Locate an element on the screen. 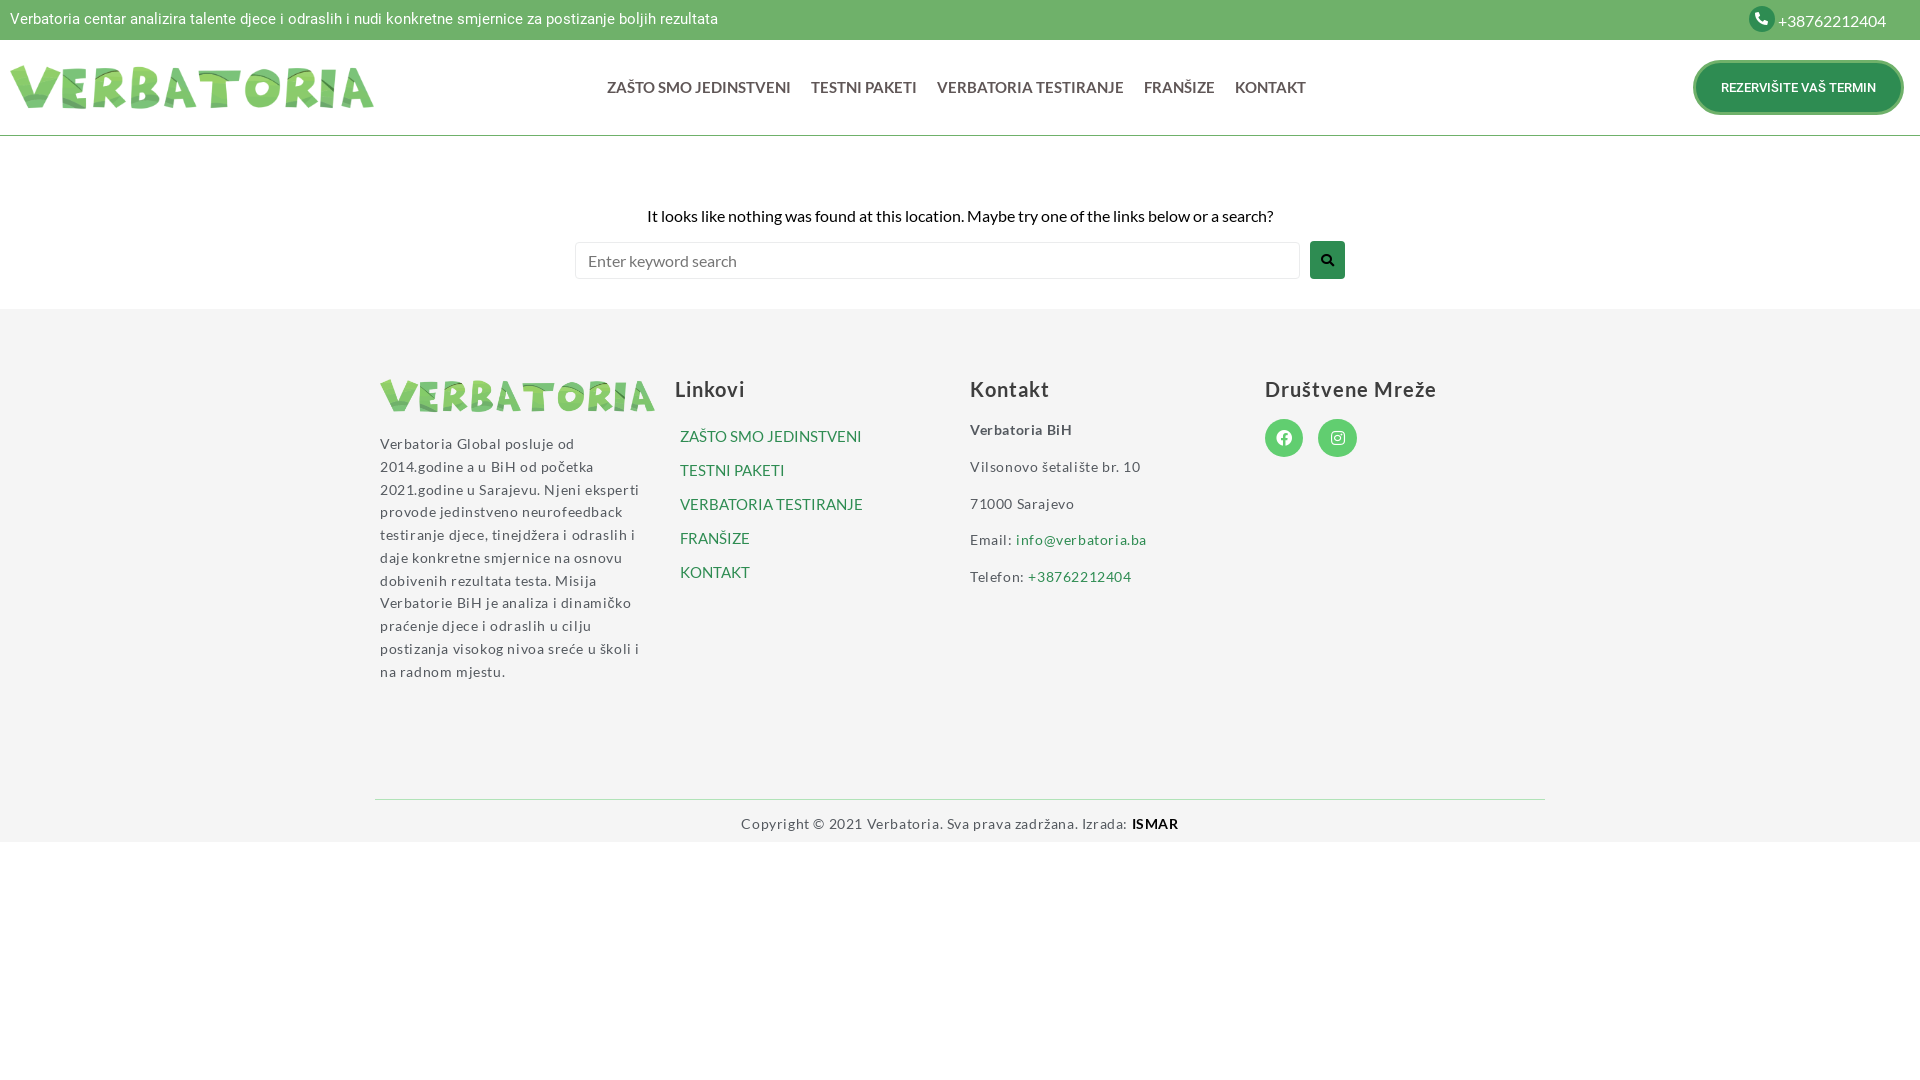 The image size is (1920, 1080). 'info@verbatoria.ba' is located at coordinates (1080, 538).